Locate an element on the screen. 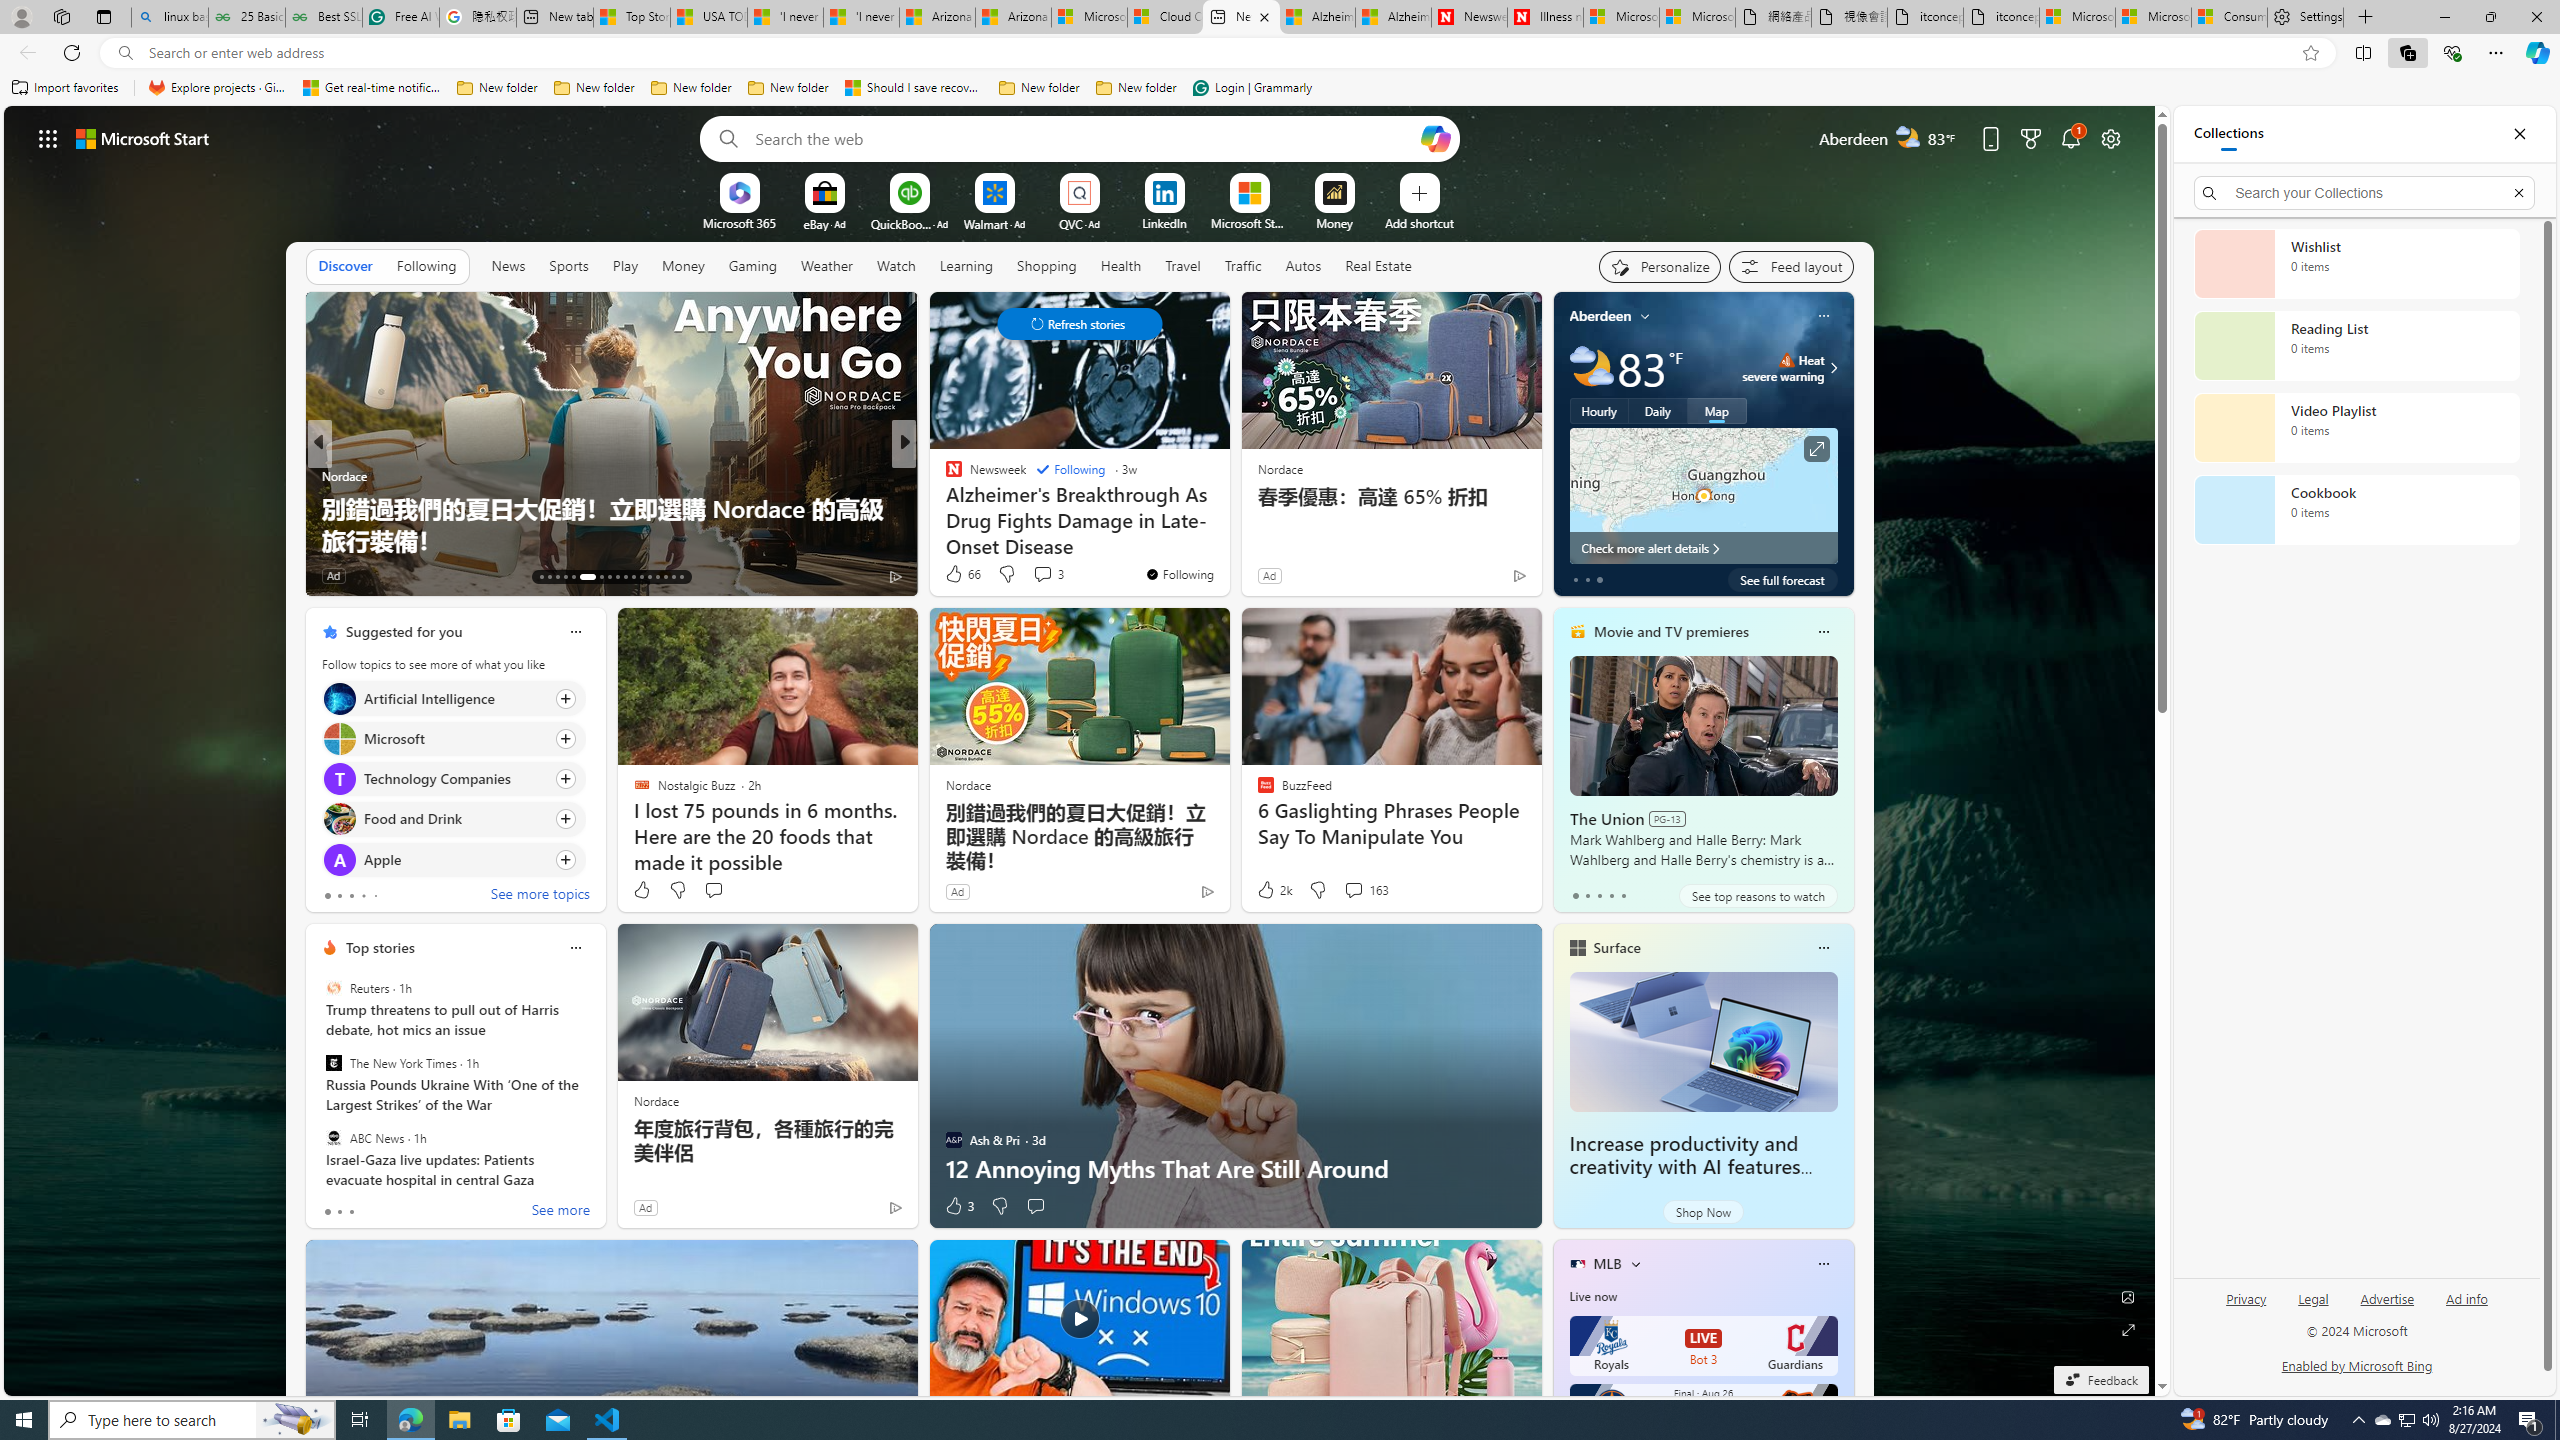 This screenshot has height=1440, width=2560. 'Gaming' is located at coordinates (753, 264).